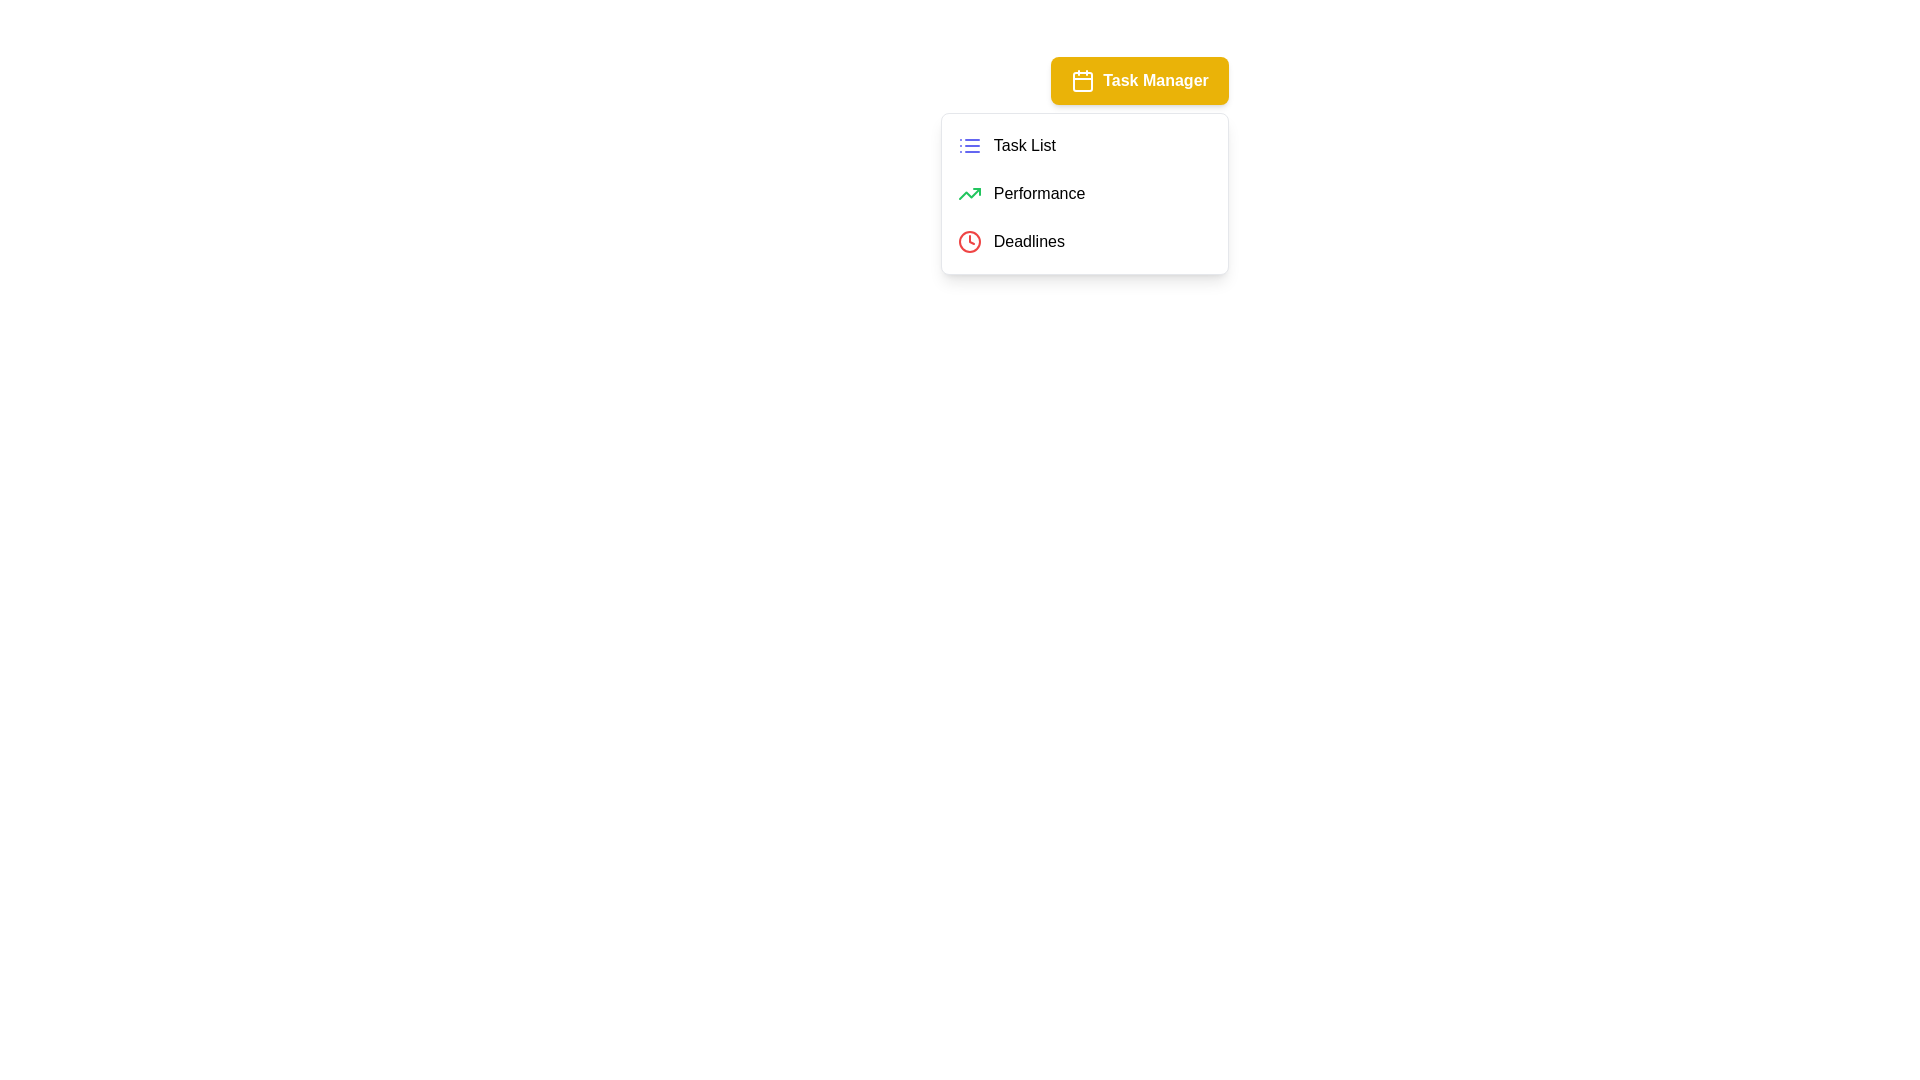  I want to click on the Task List icon in the Task Management Menu, so click(969, 145).